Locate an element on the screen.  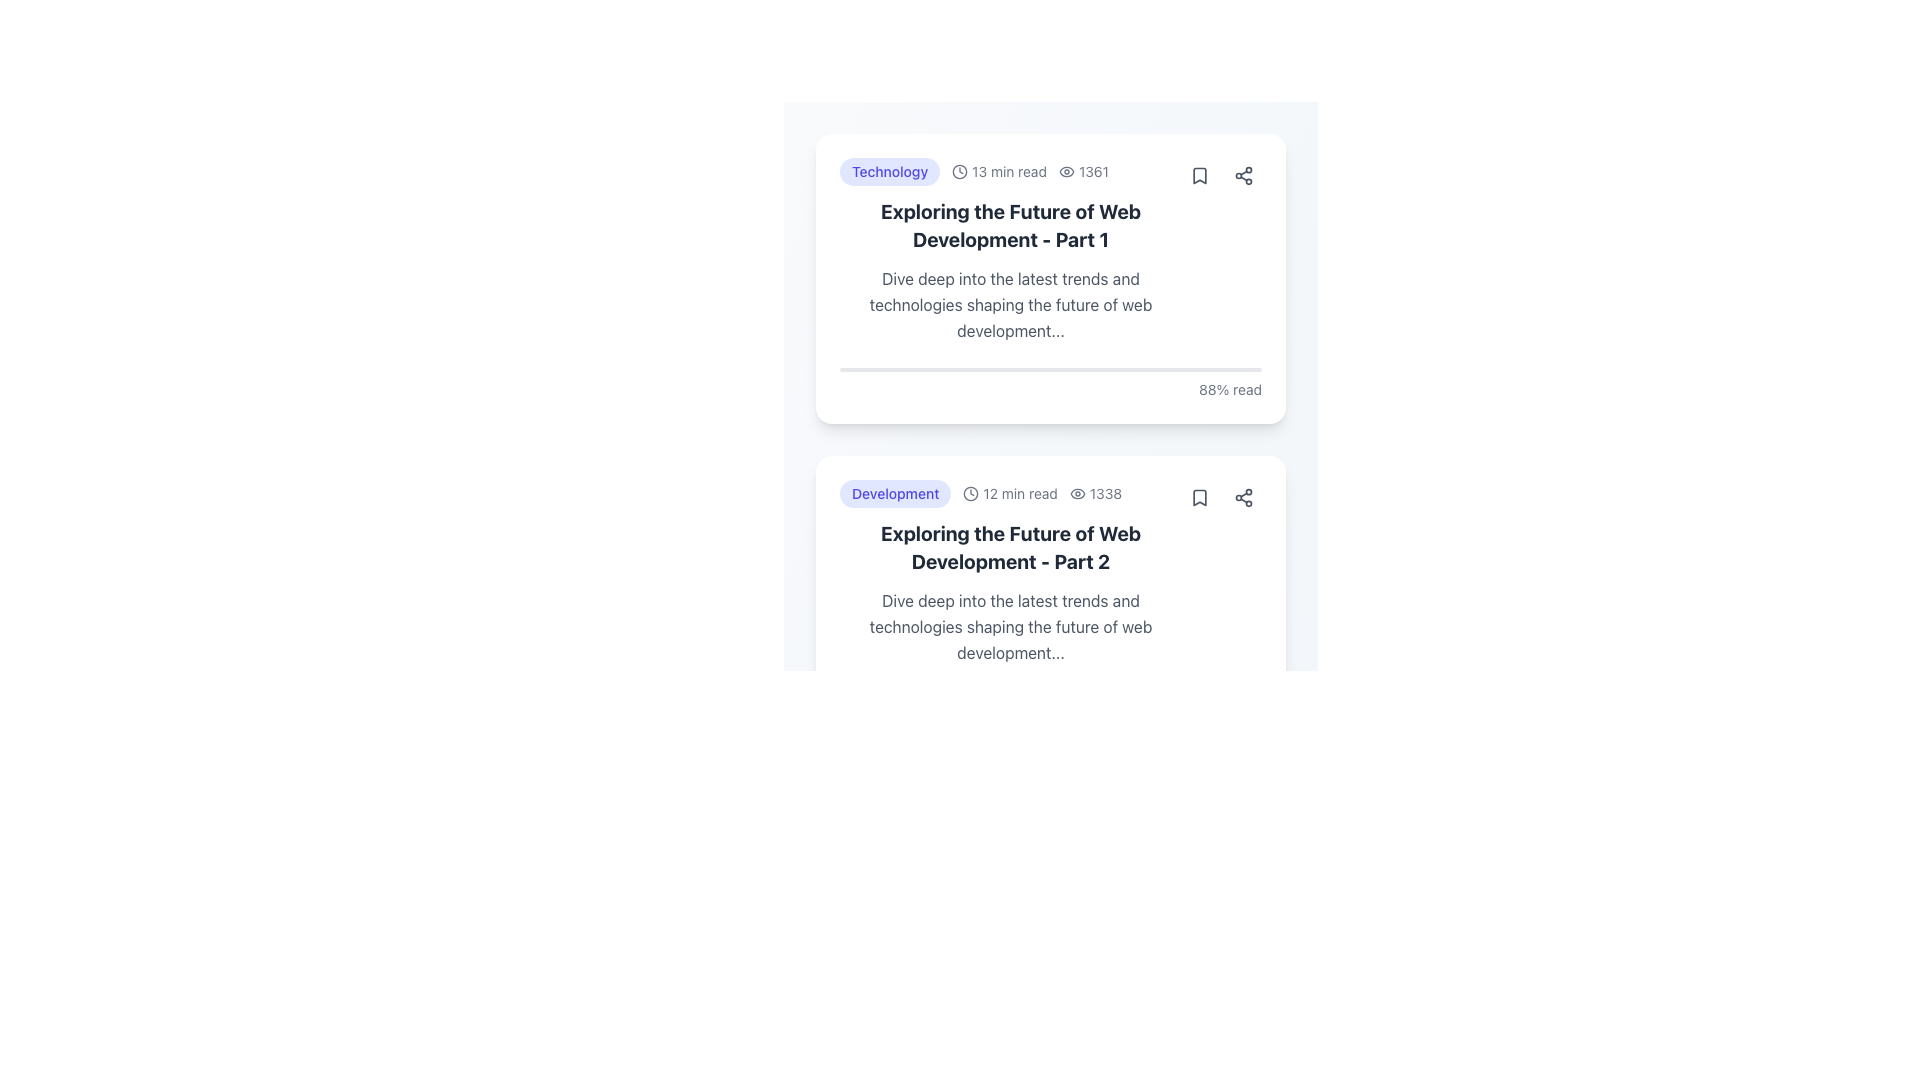
the share button icon located at the top-right corner of the card to share the content is located at coordinates (1242, 496).